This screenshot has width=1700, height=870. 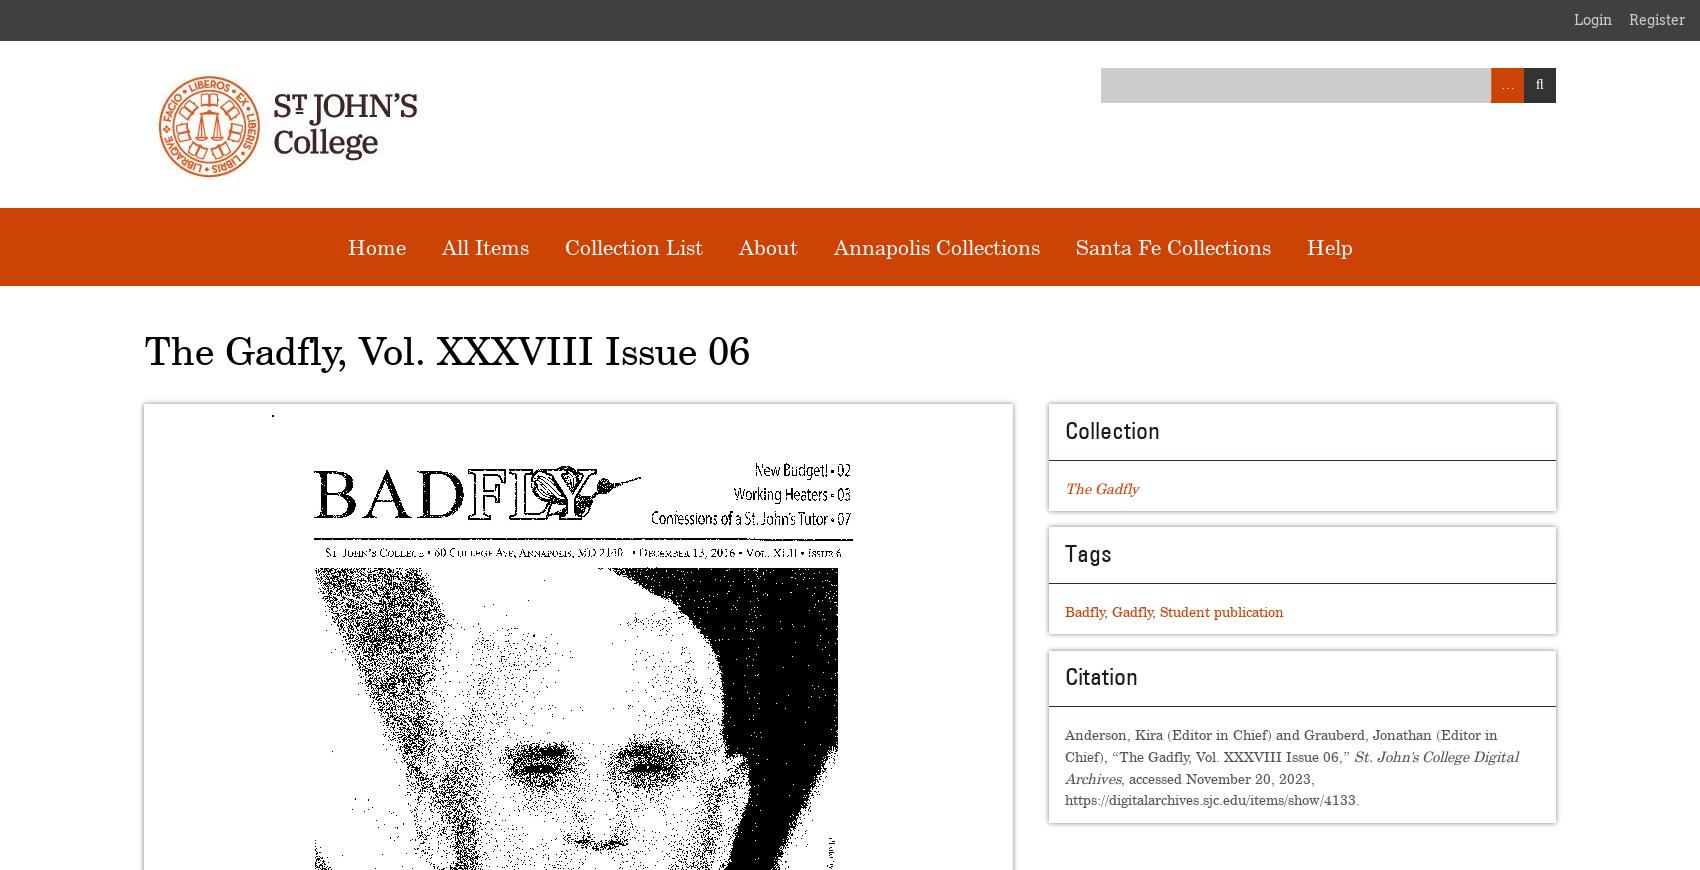 I want to click on 'Help', so click(x=1329, y=246).